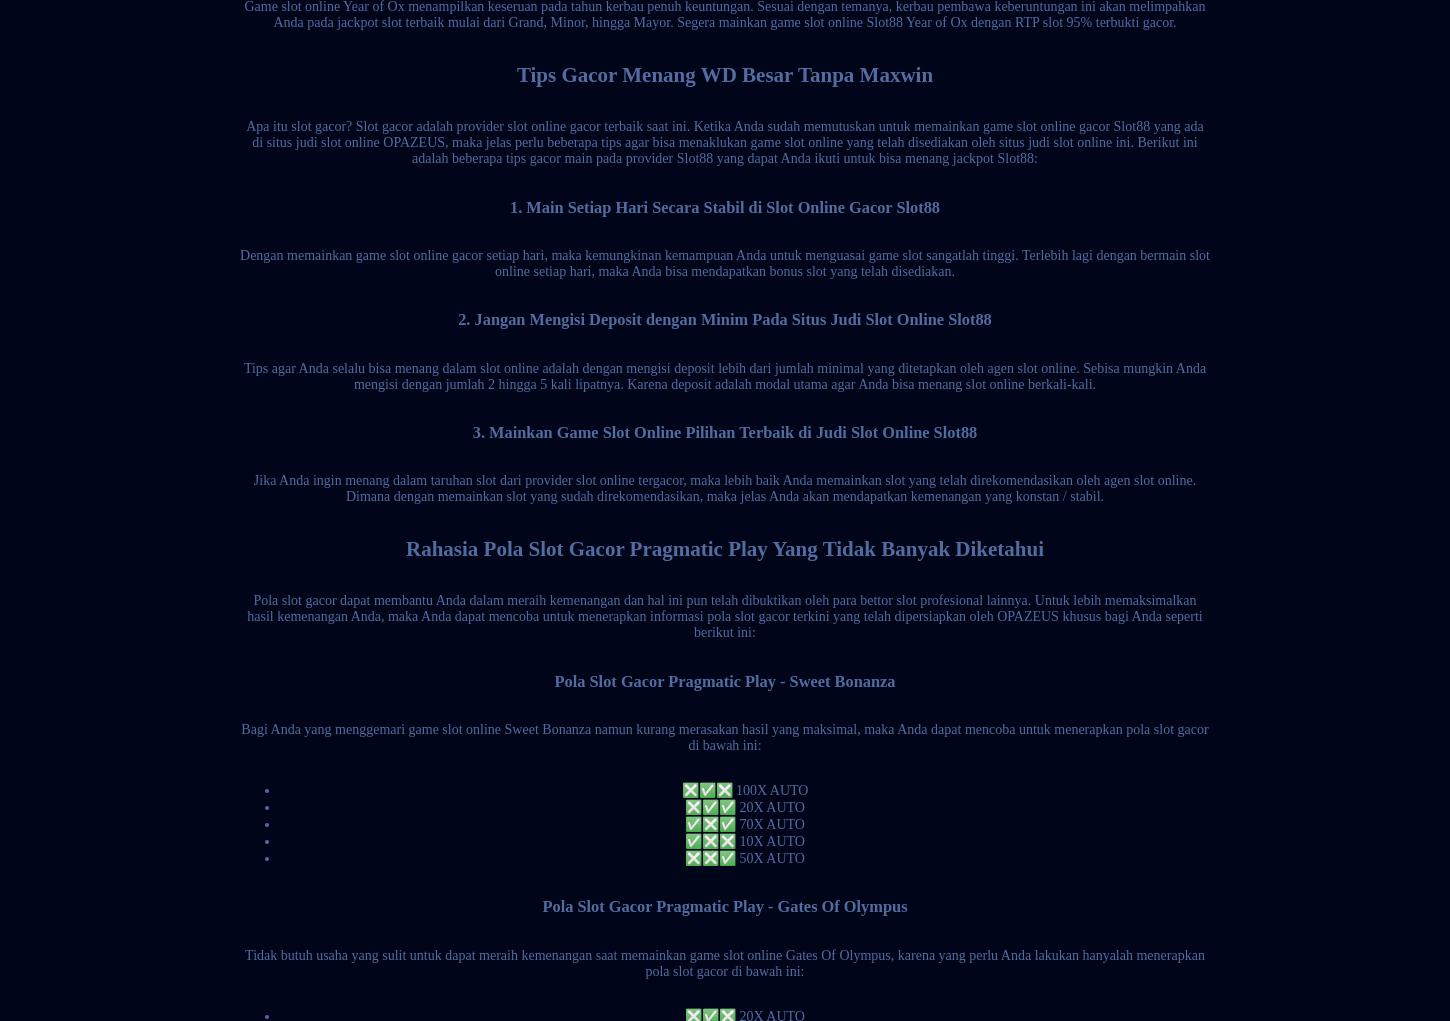 The width and height of the screenshot is (1450, 1021). What do you see at coordinates (744, 822) in the screenshot?
I see `'✅❎✅ 70X AUTO'` at bounding box center [744, 822].